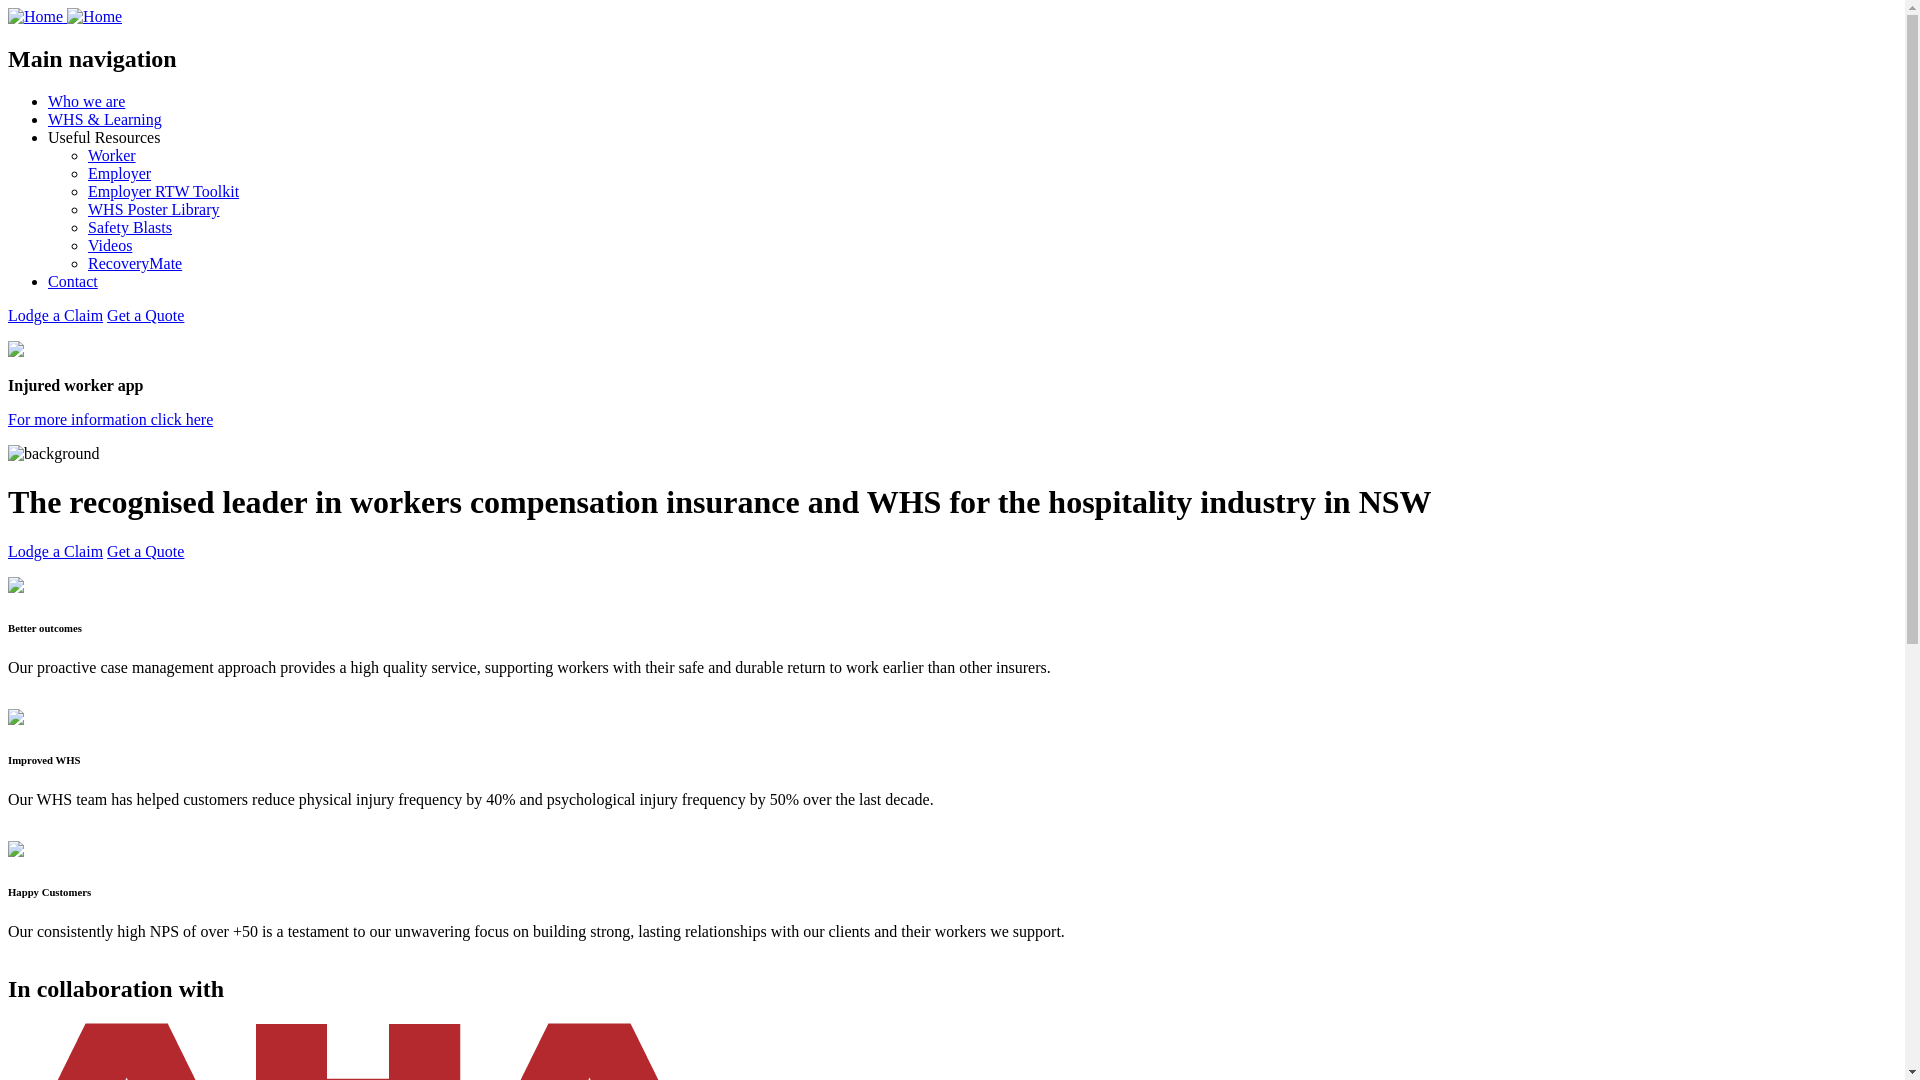 Image resolution: width=1920 pixels, height=1080 pixels. What do you see at coordinates (65, 16) in the screenshot?
I see `'Home'` at bounding box center [65, 16].